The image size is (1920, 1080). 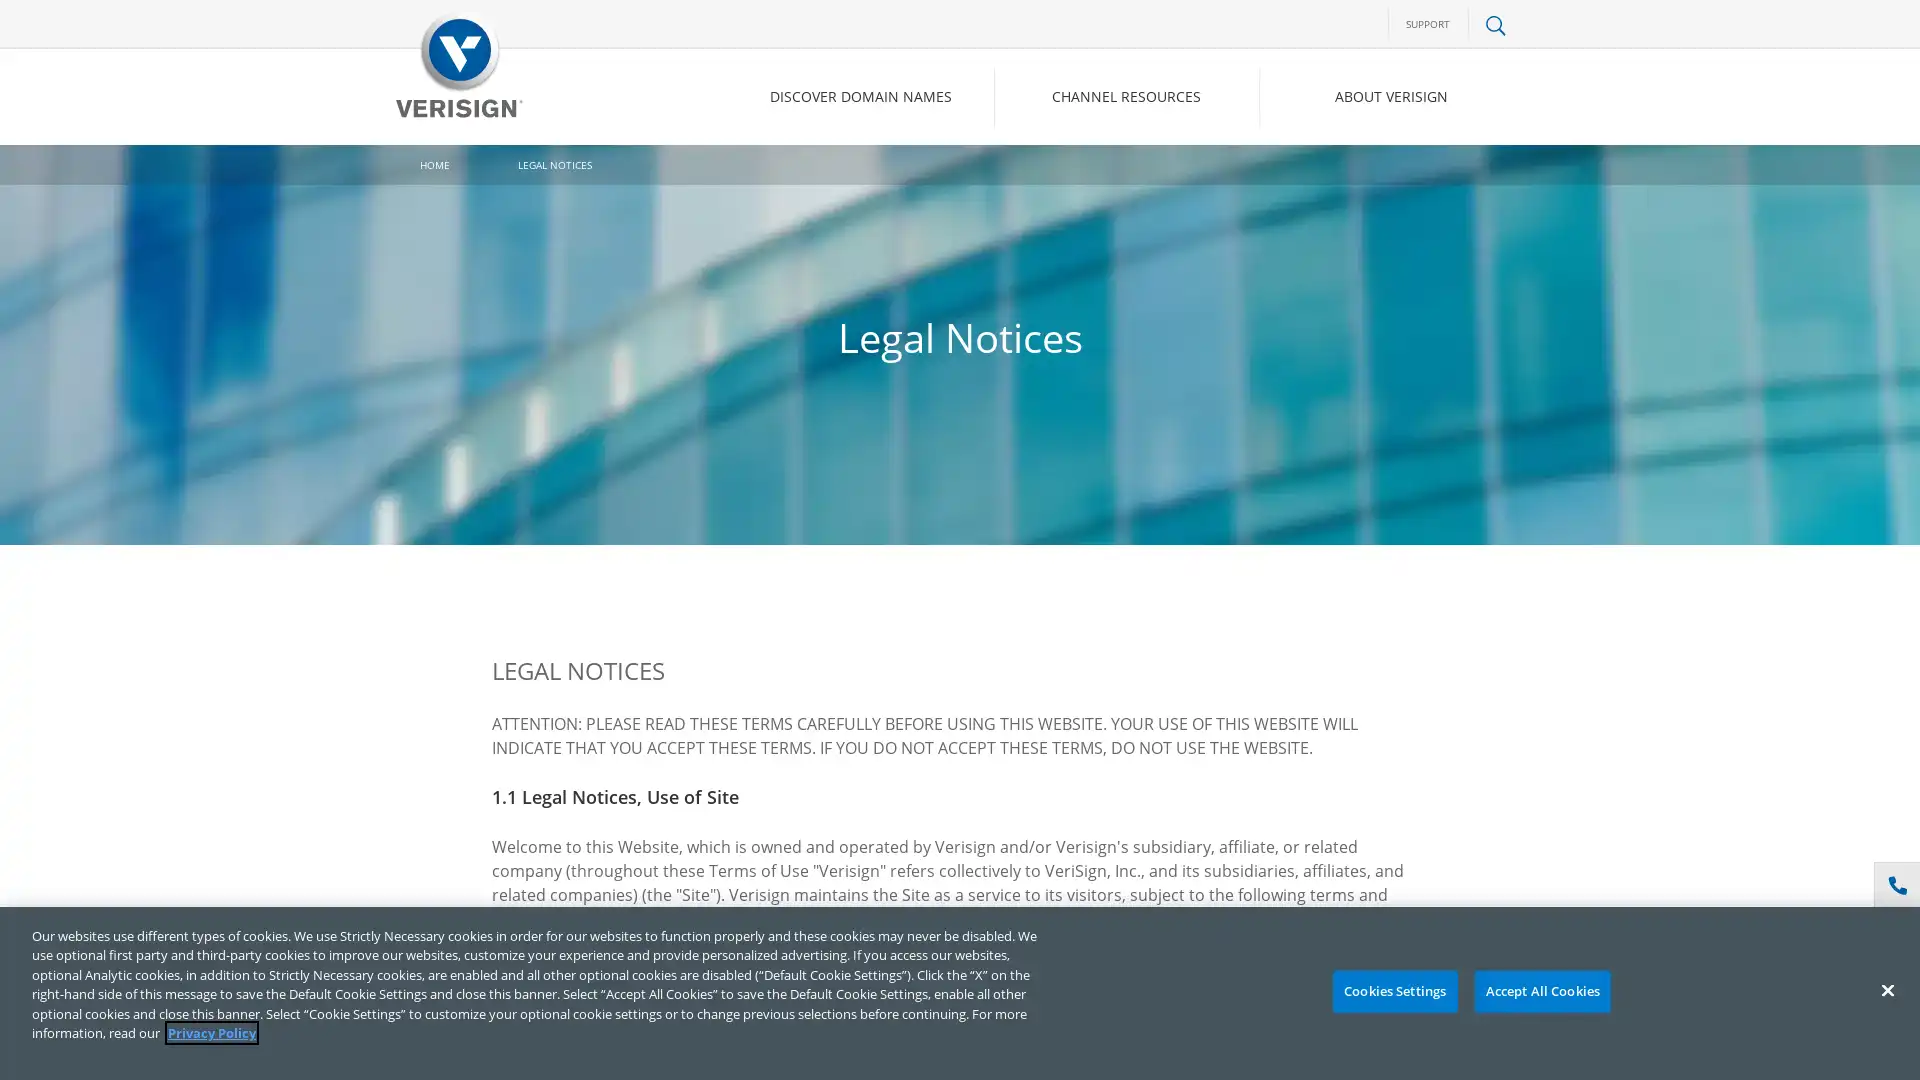 I want to click on Search, so click(x=1334, y=181).